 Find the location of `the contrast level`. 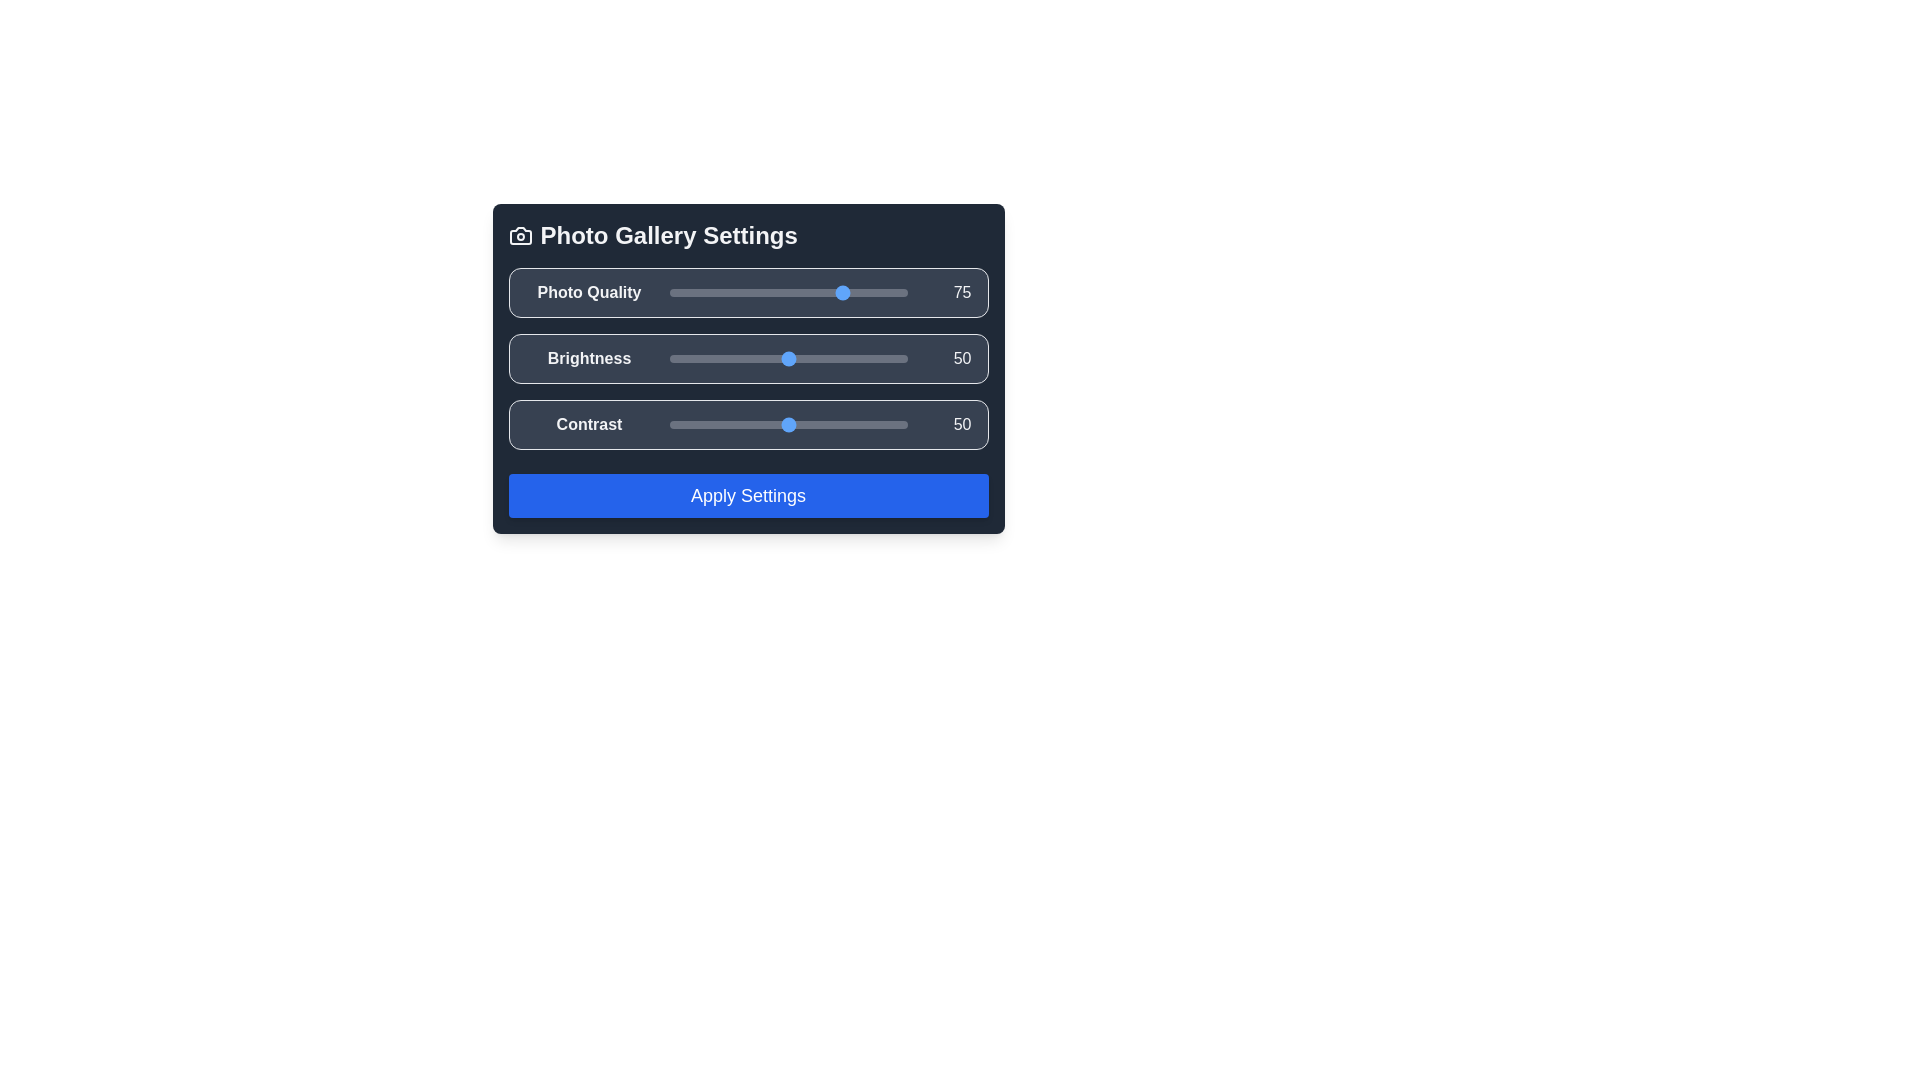

the contrast level is located at coordinates (840, 423).